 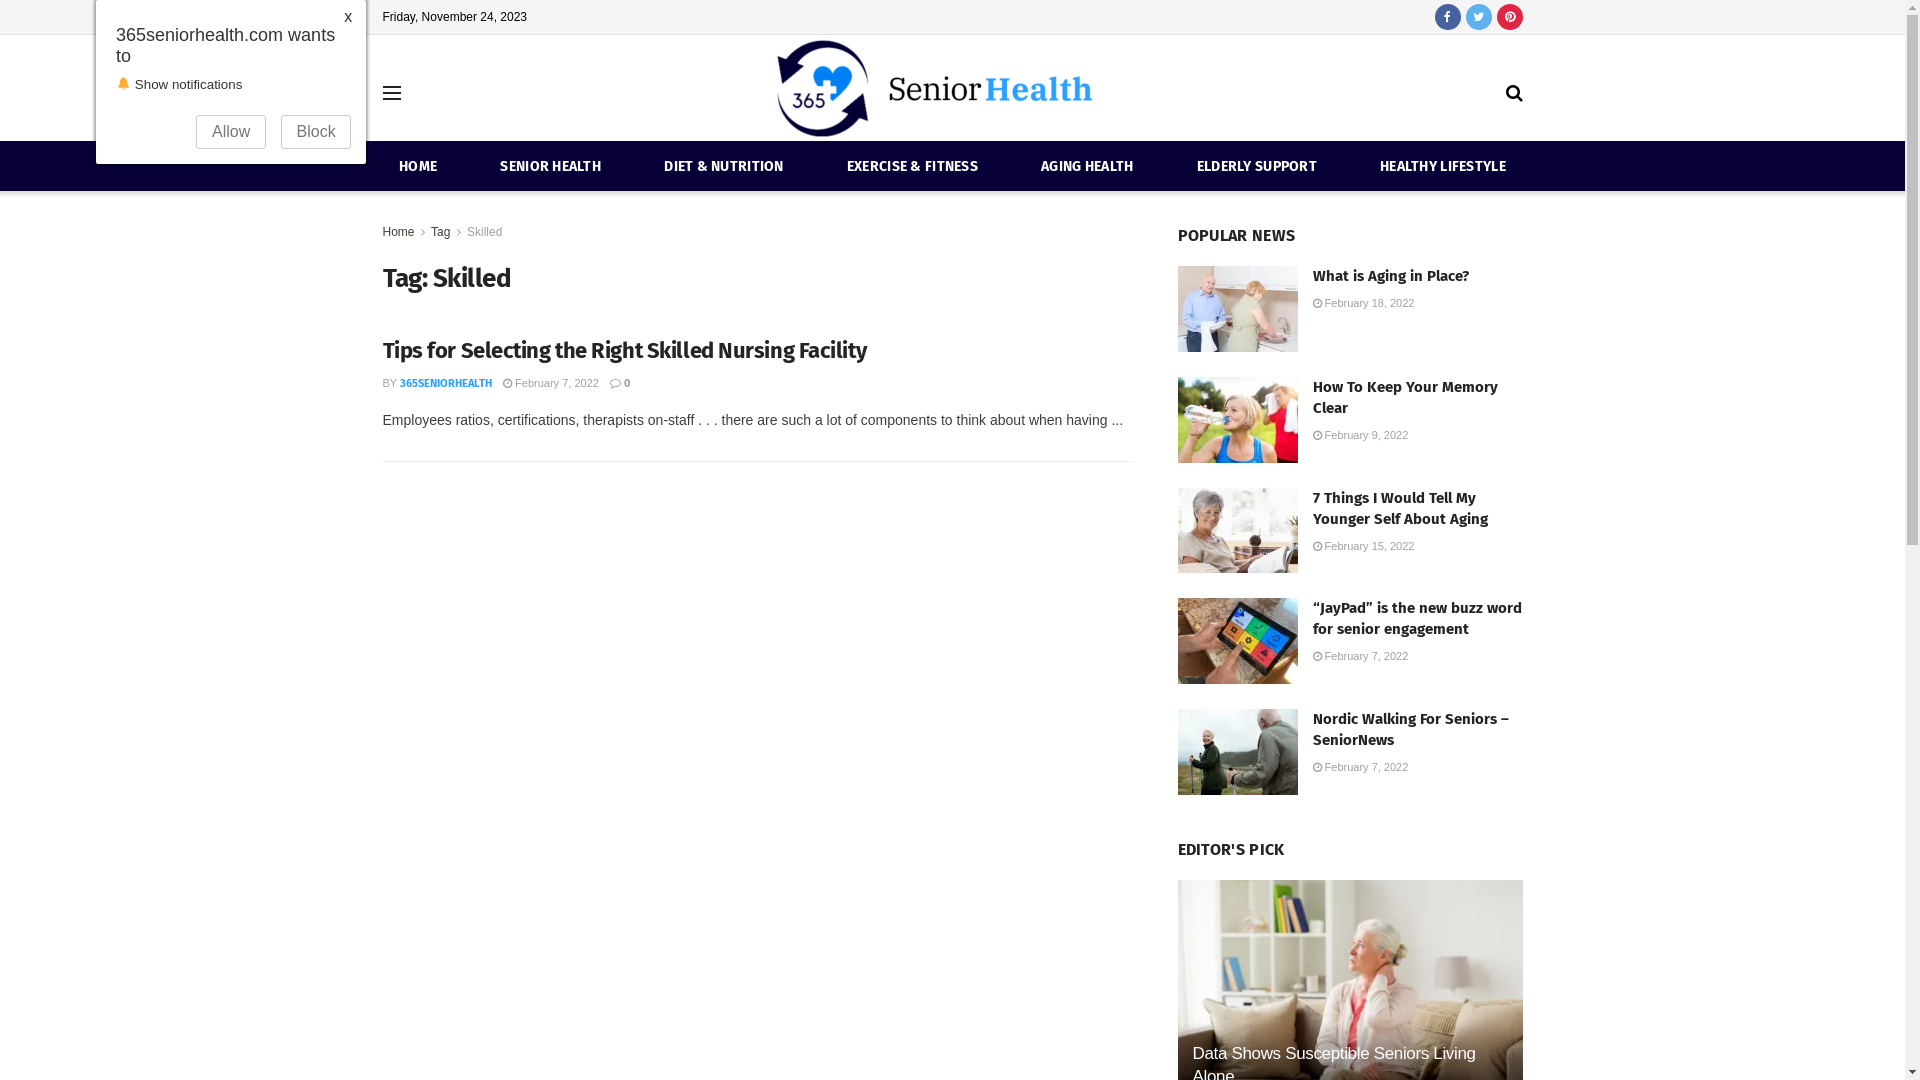 I want to click on 'February 9, 2022', so click(x=1359, y=434).